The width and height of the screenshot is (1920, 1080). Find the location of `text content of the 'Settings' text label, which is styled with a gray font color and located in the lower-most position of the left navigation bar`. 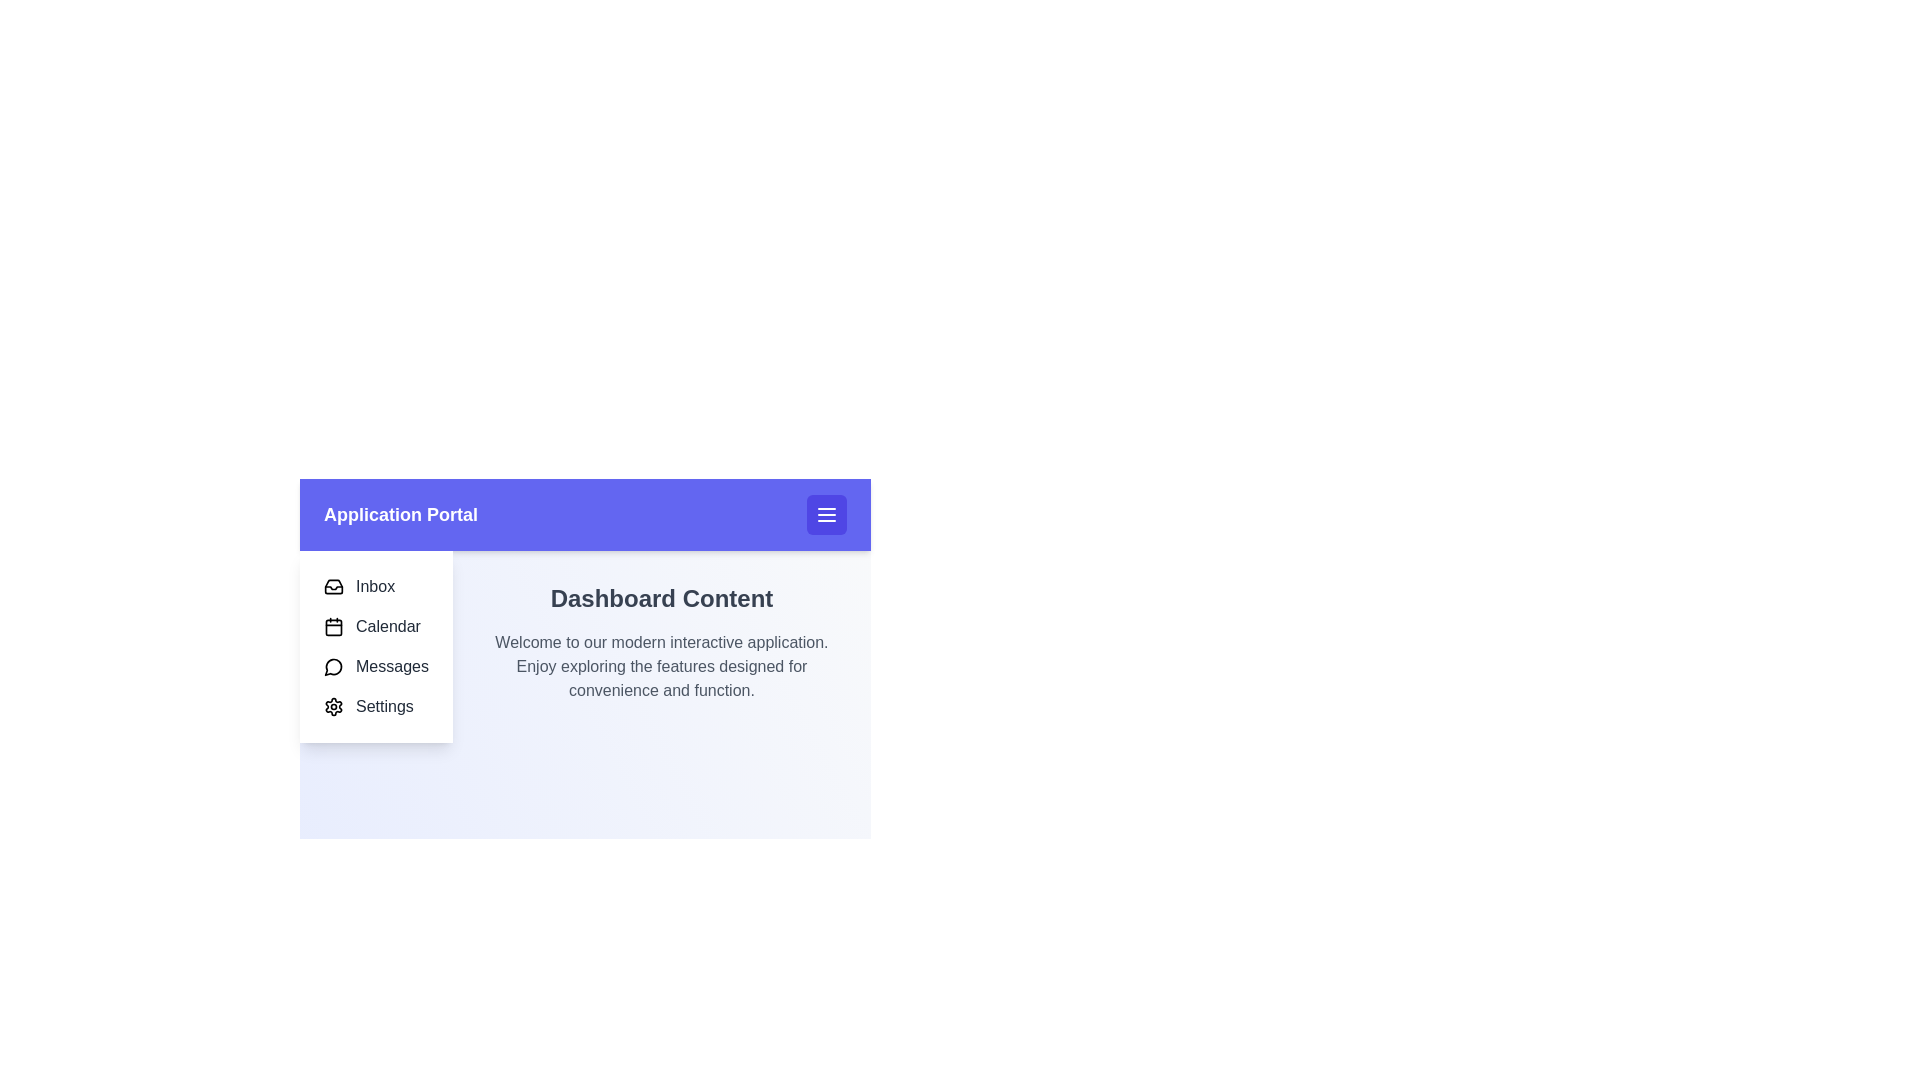

text content of the 'Settings' text label, which is styled with a gray font color and located in the lower-most position of the left navigation bar is located at coordinates (384, 705).